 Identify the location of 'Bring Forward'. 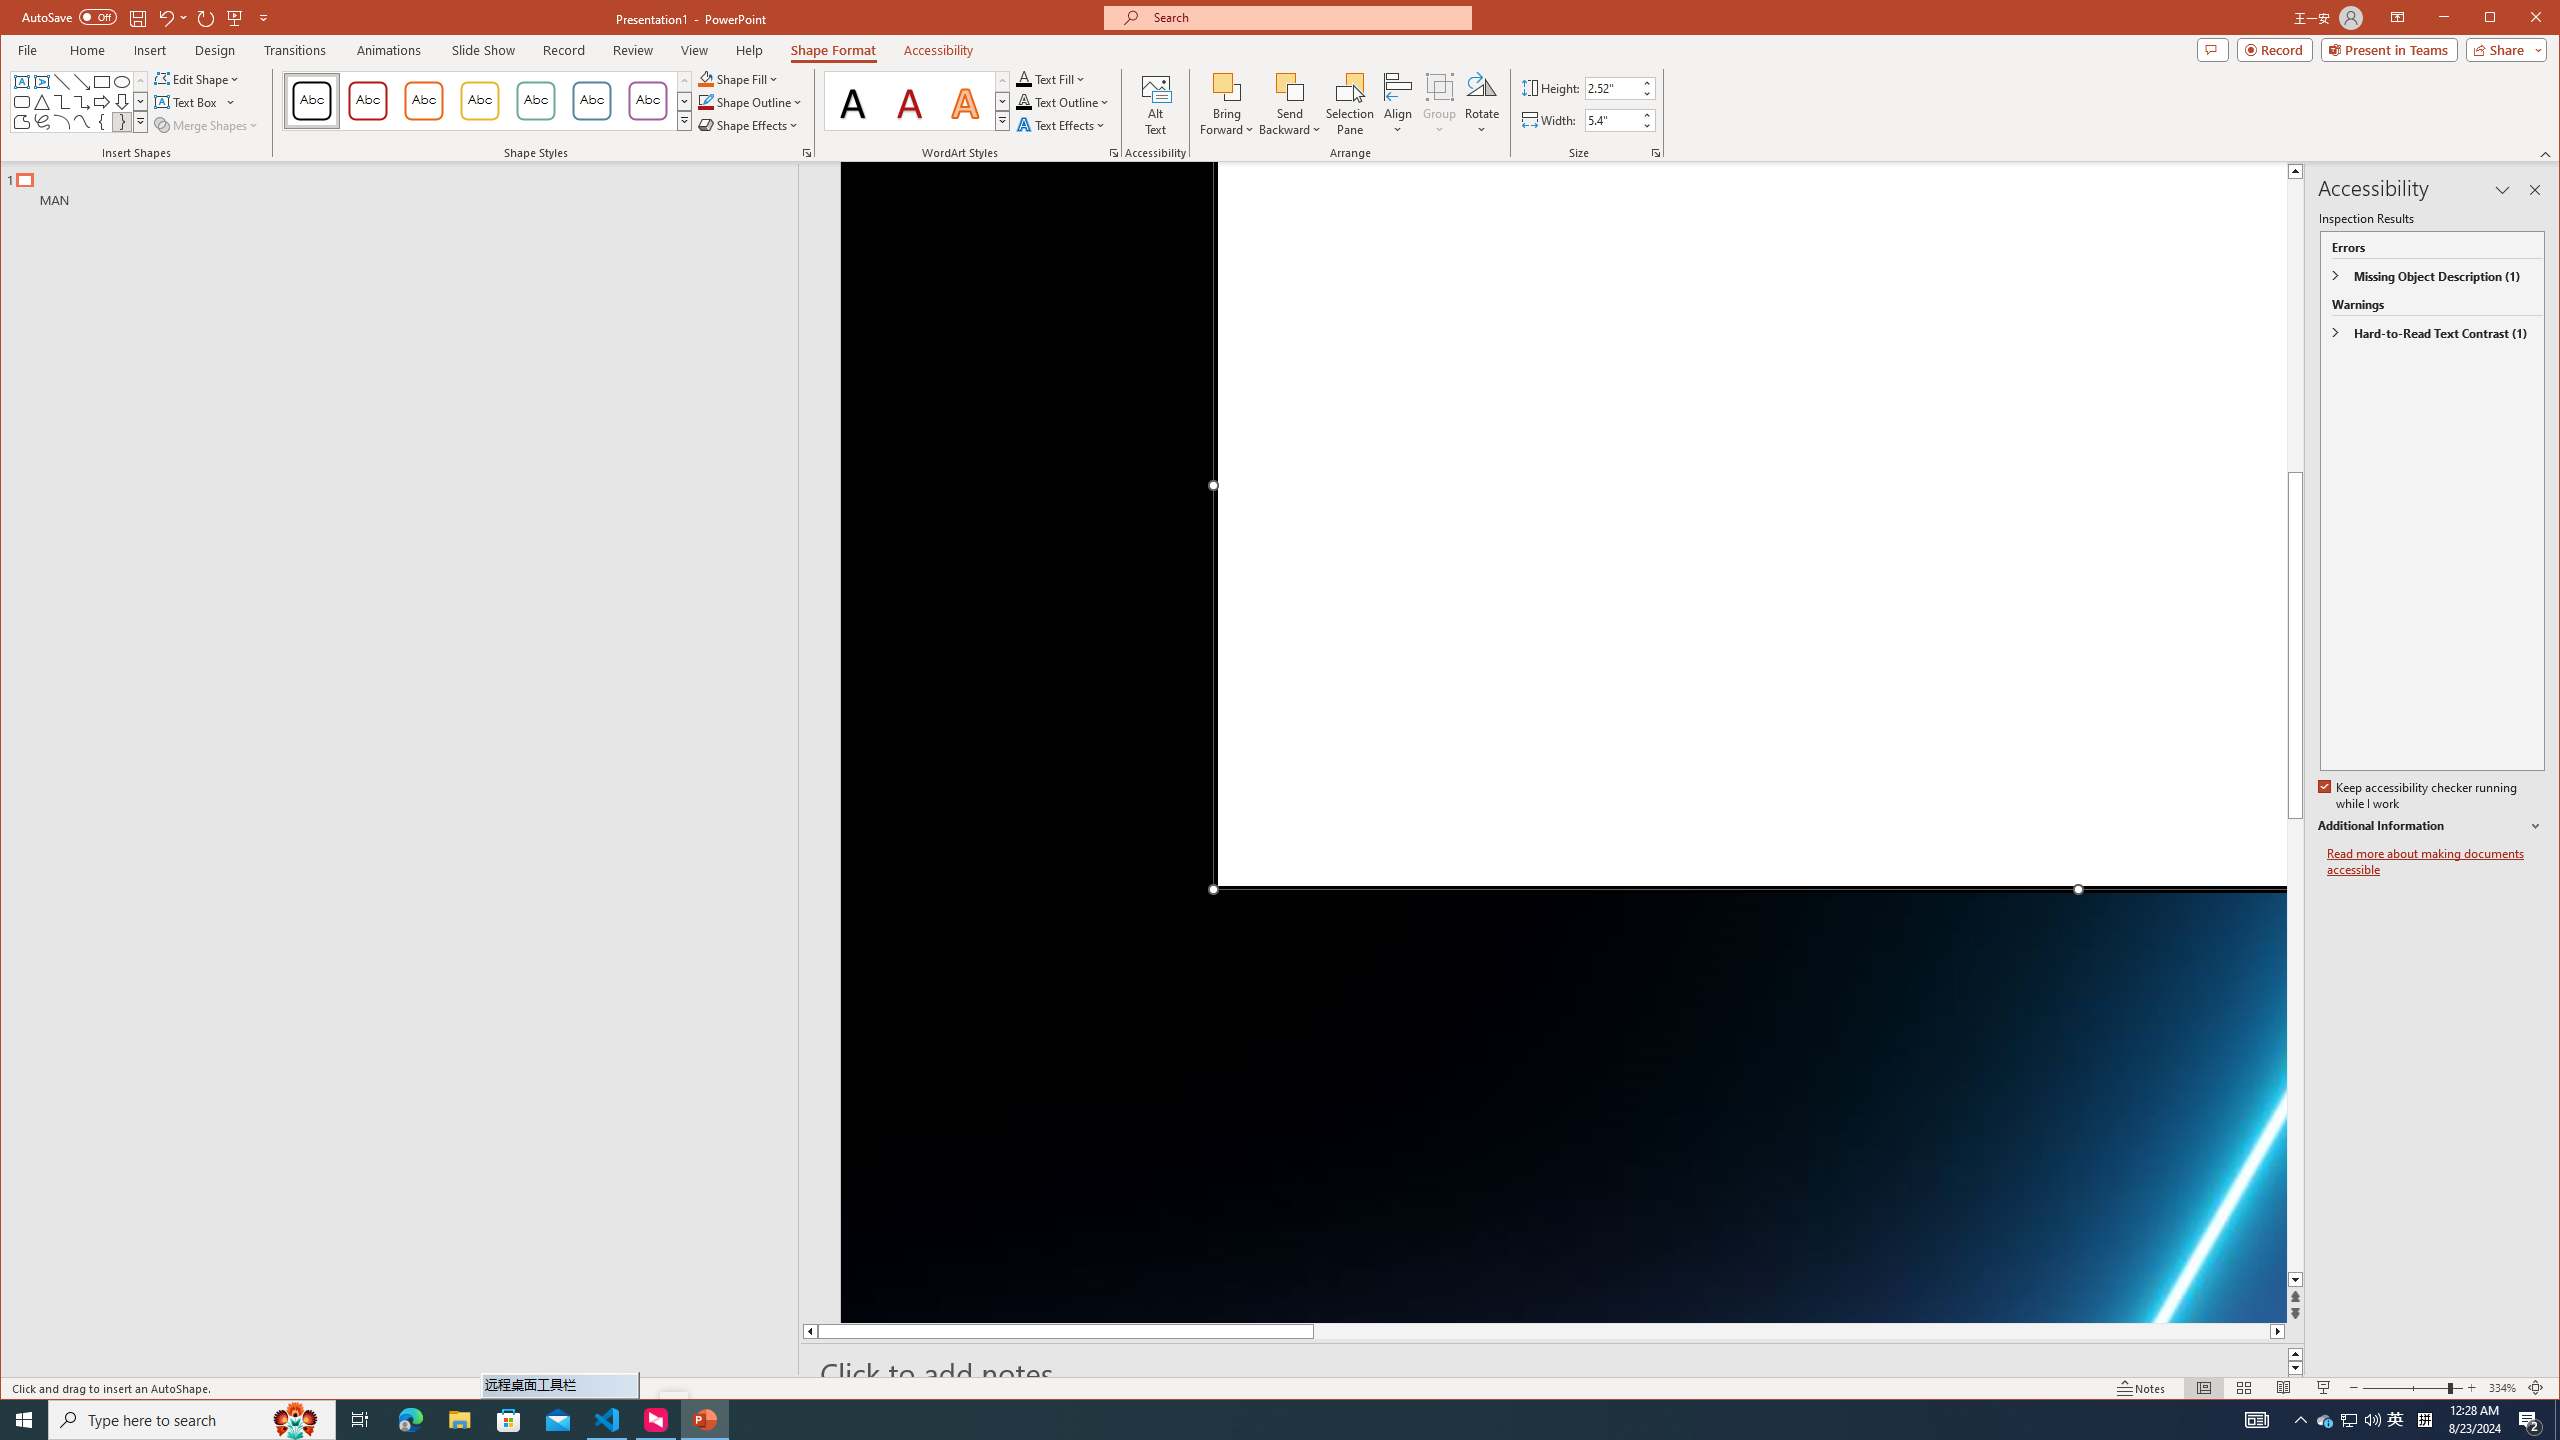
(1227, 85).